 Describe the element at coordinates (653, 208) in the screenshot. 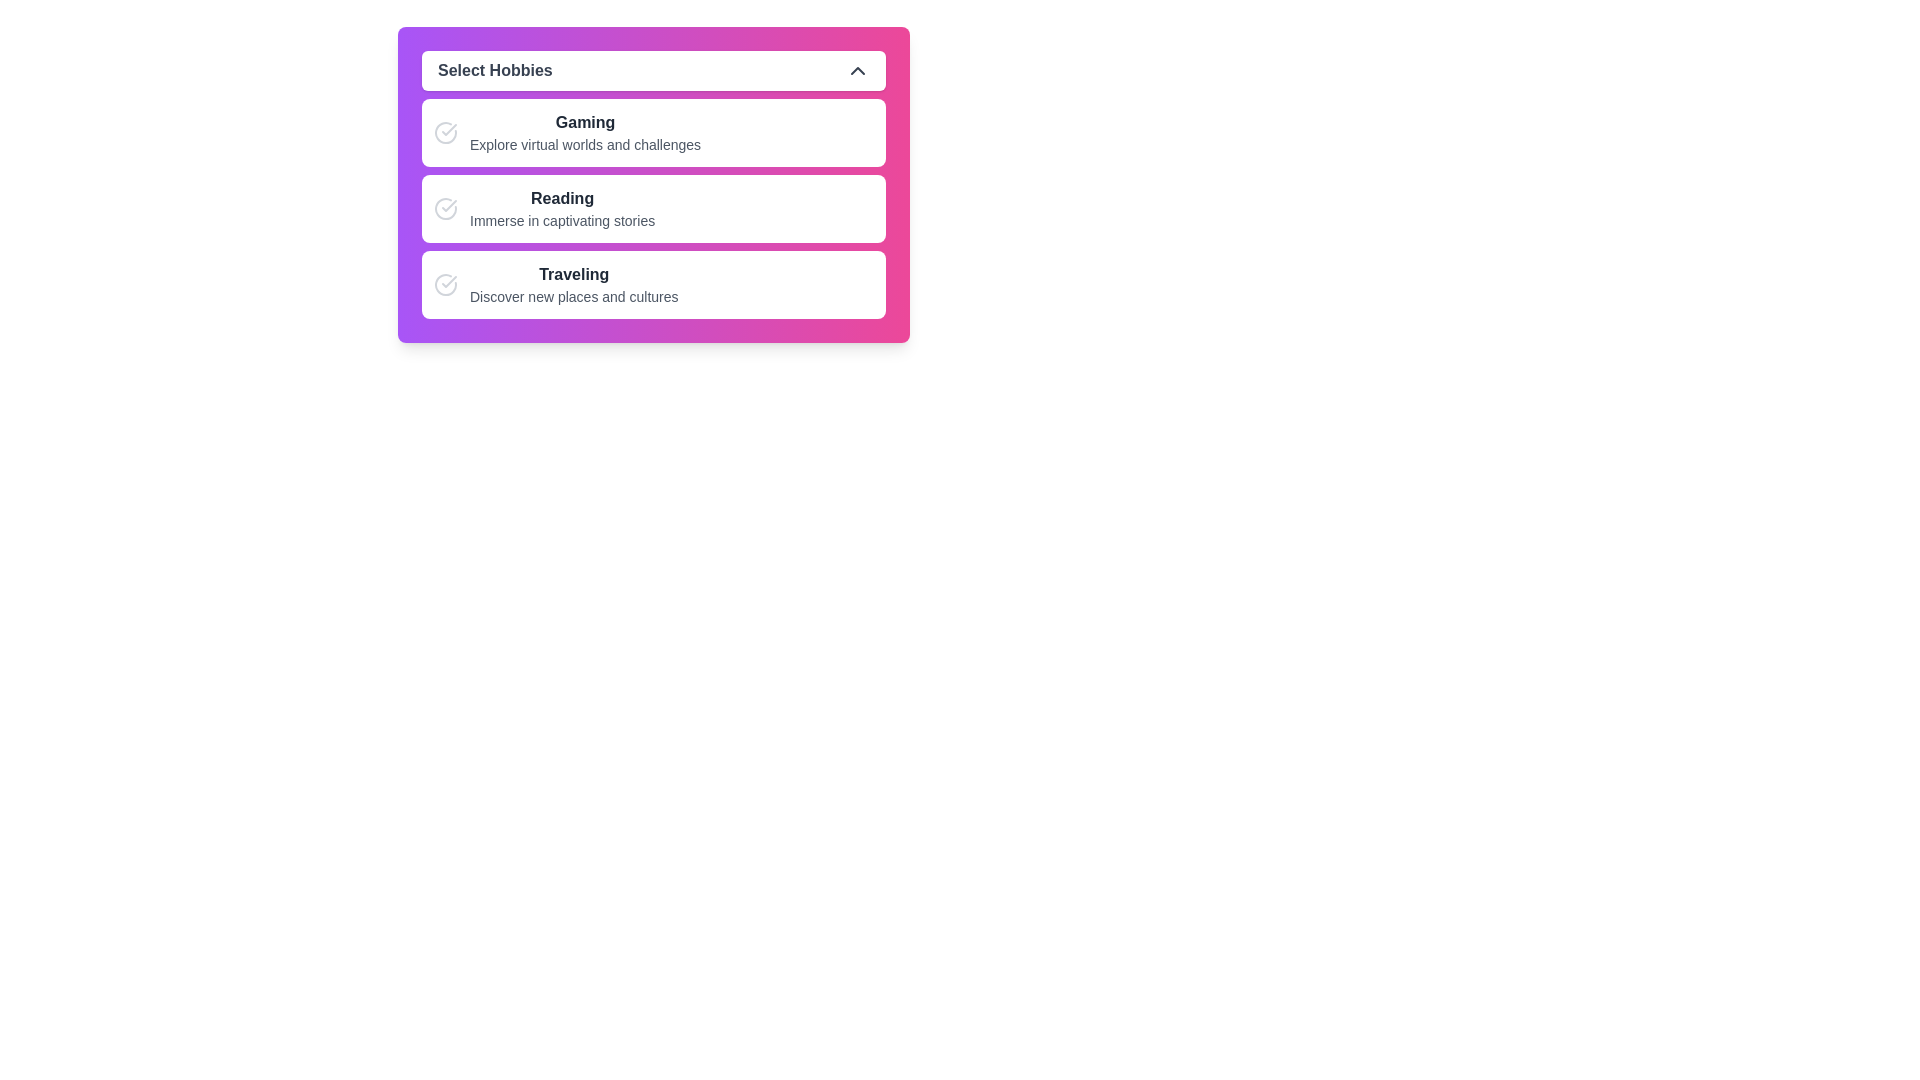

I see `the second selectable list item in the 'Select Hobbies' section` at that location.